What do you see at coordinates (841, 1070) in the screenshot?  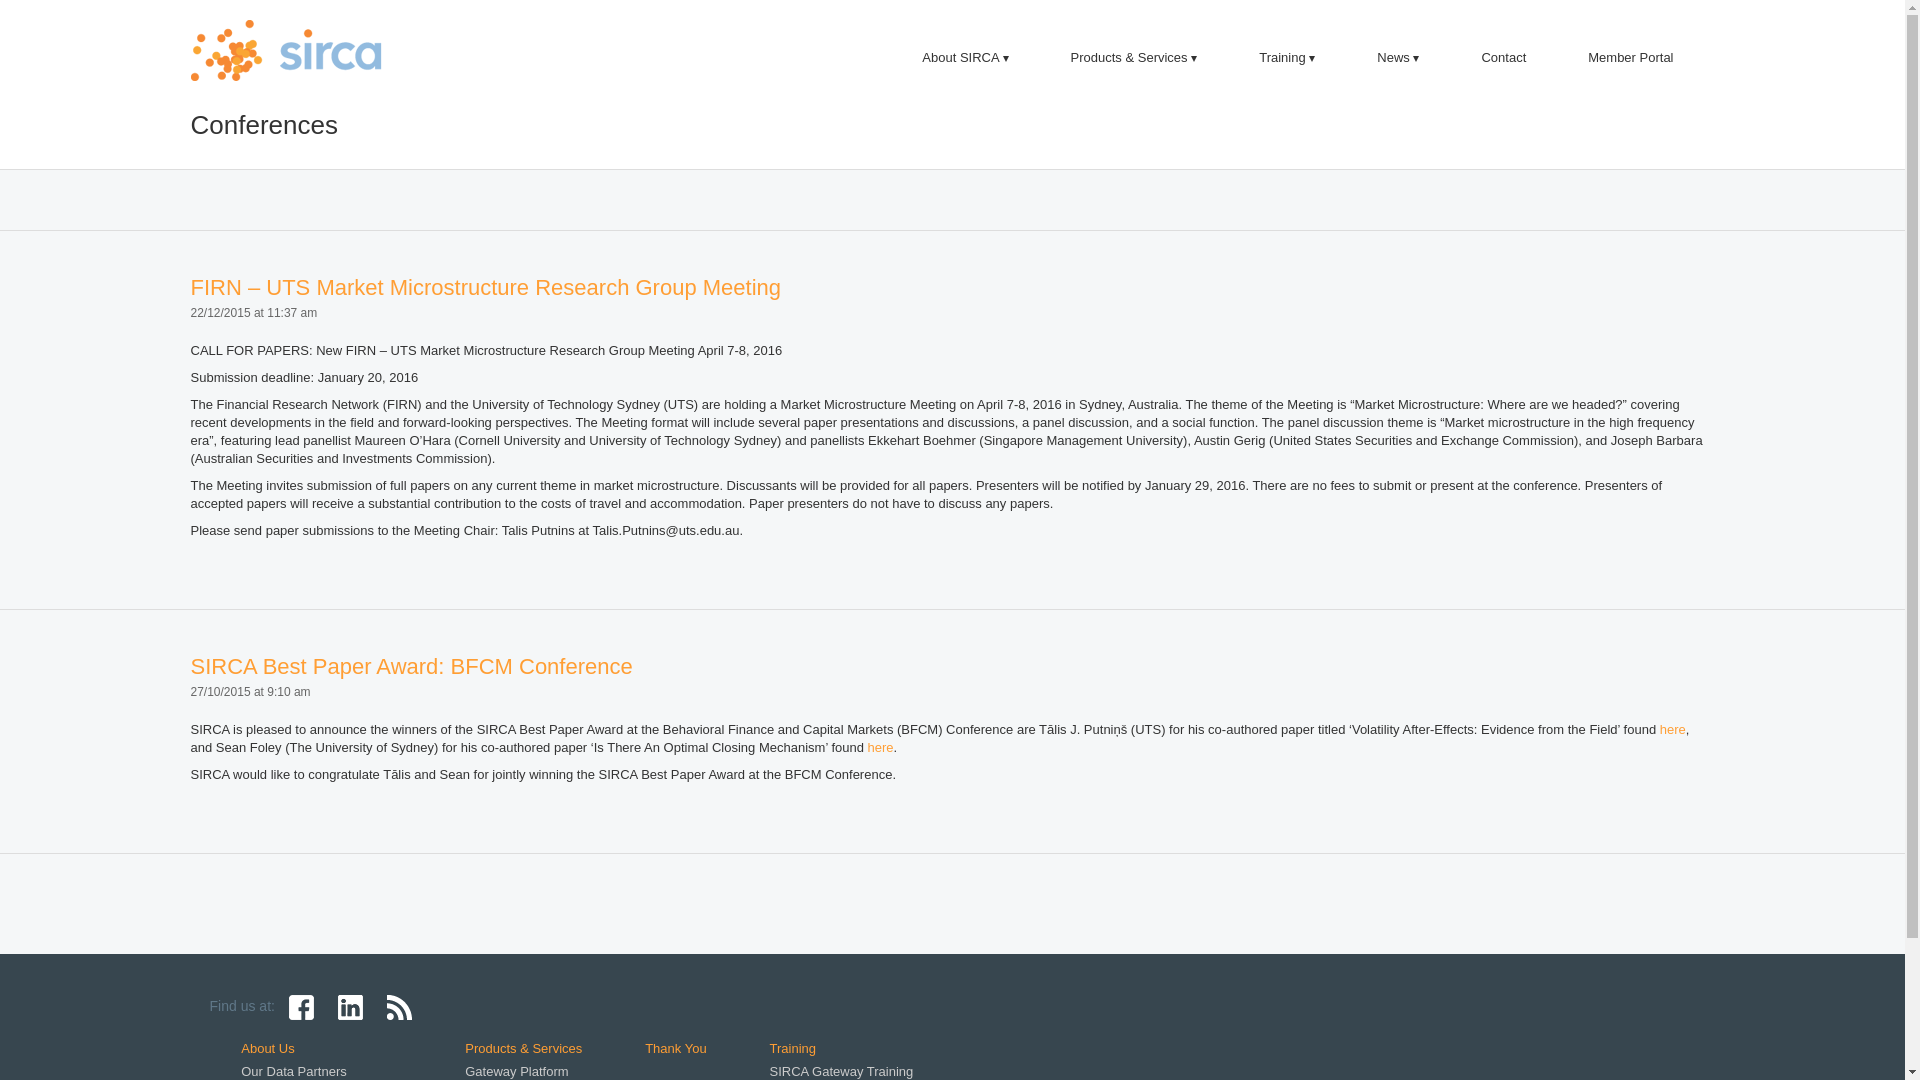 I see `'SIRCA Gateway Training'` at bounding box center [841, 1070].